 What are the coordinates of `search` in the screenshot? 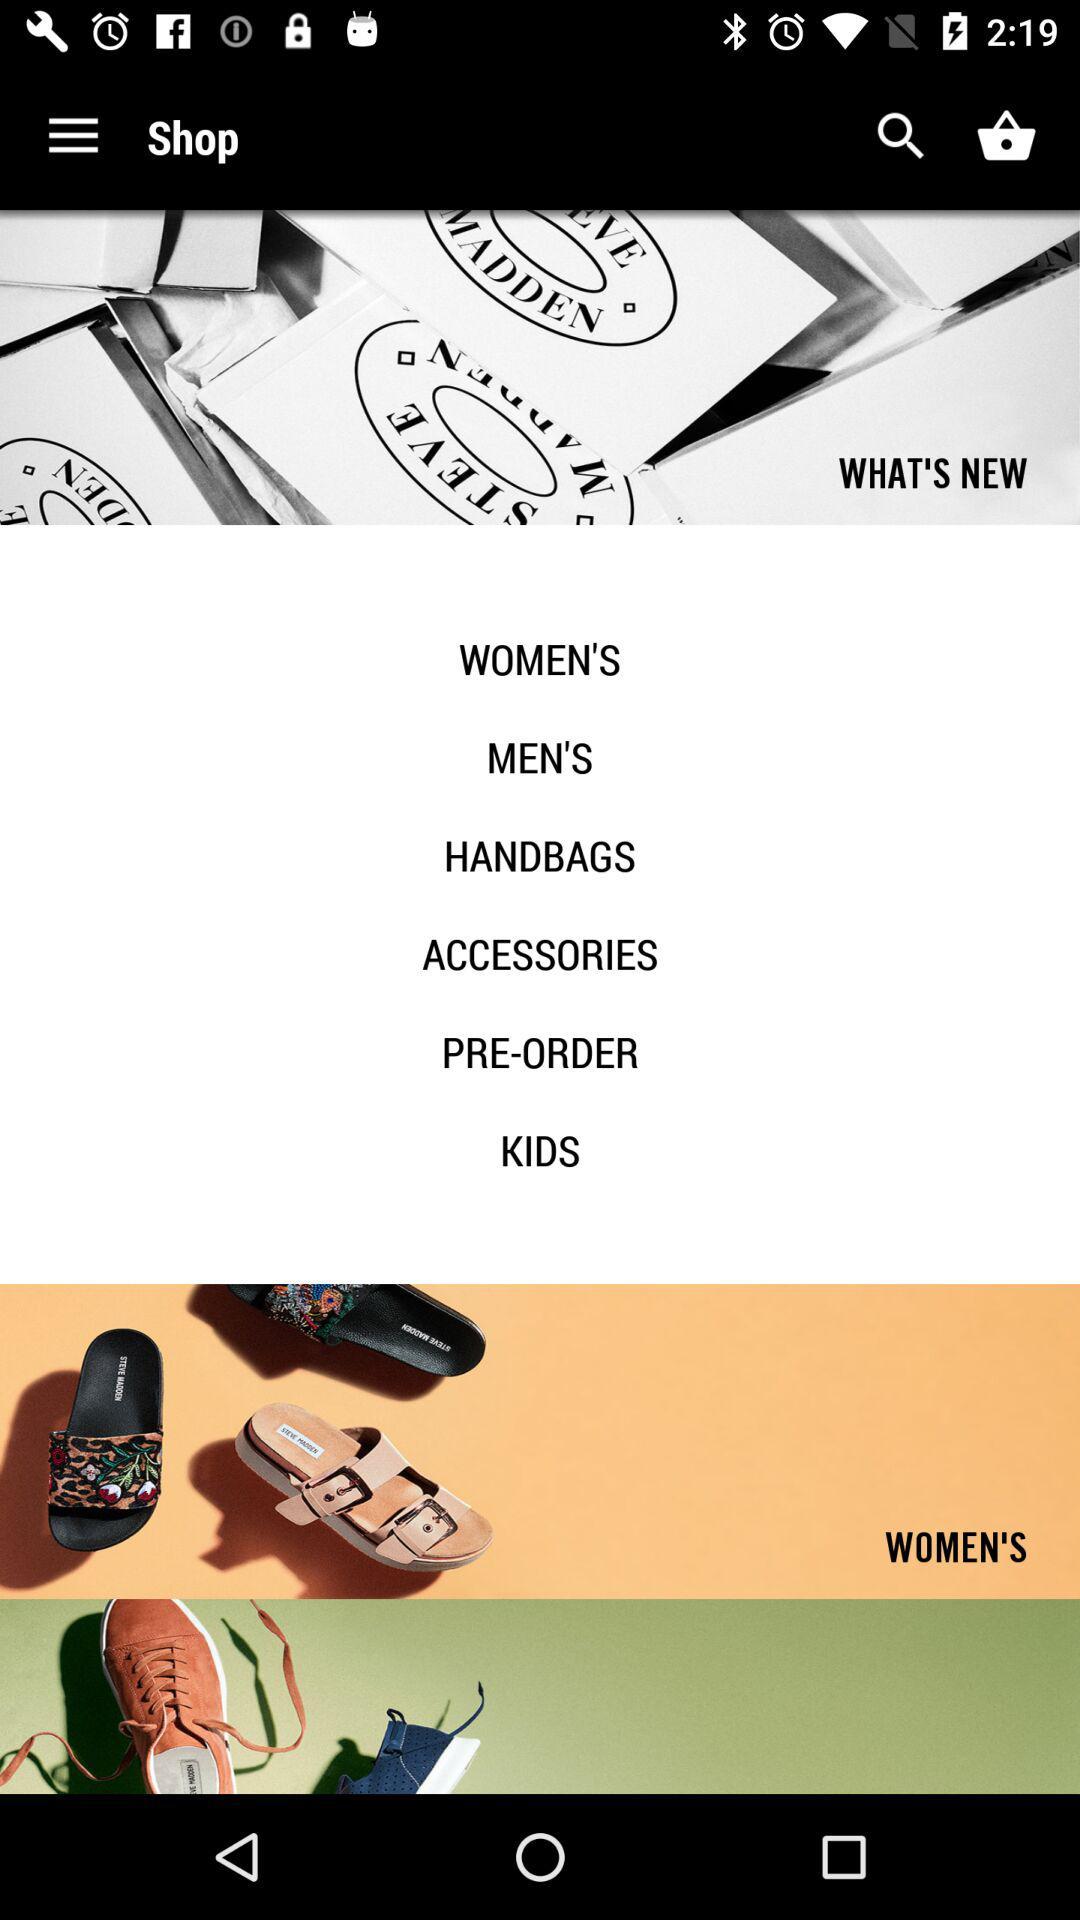 It's located at (901, 135).